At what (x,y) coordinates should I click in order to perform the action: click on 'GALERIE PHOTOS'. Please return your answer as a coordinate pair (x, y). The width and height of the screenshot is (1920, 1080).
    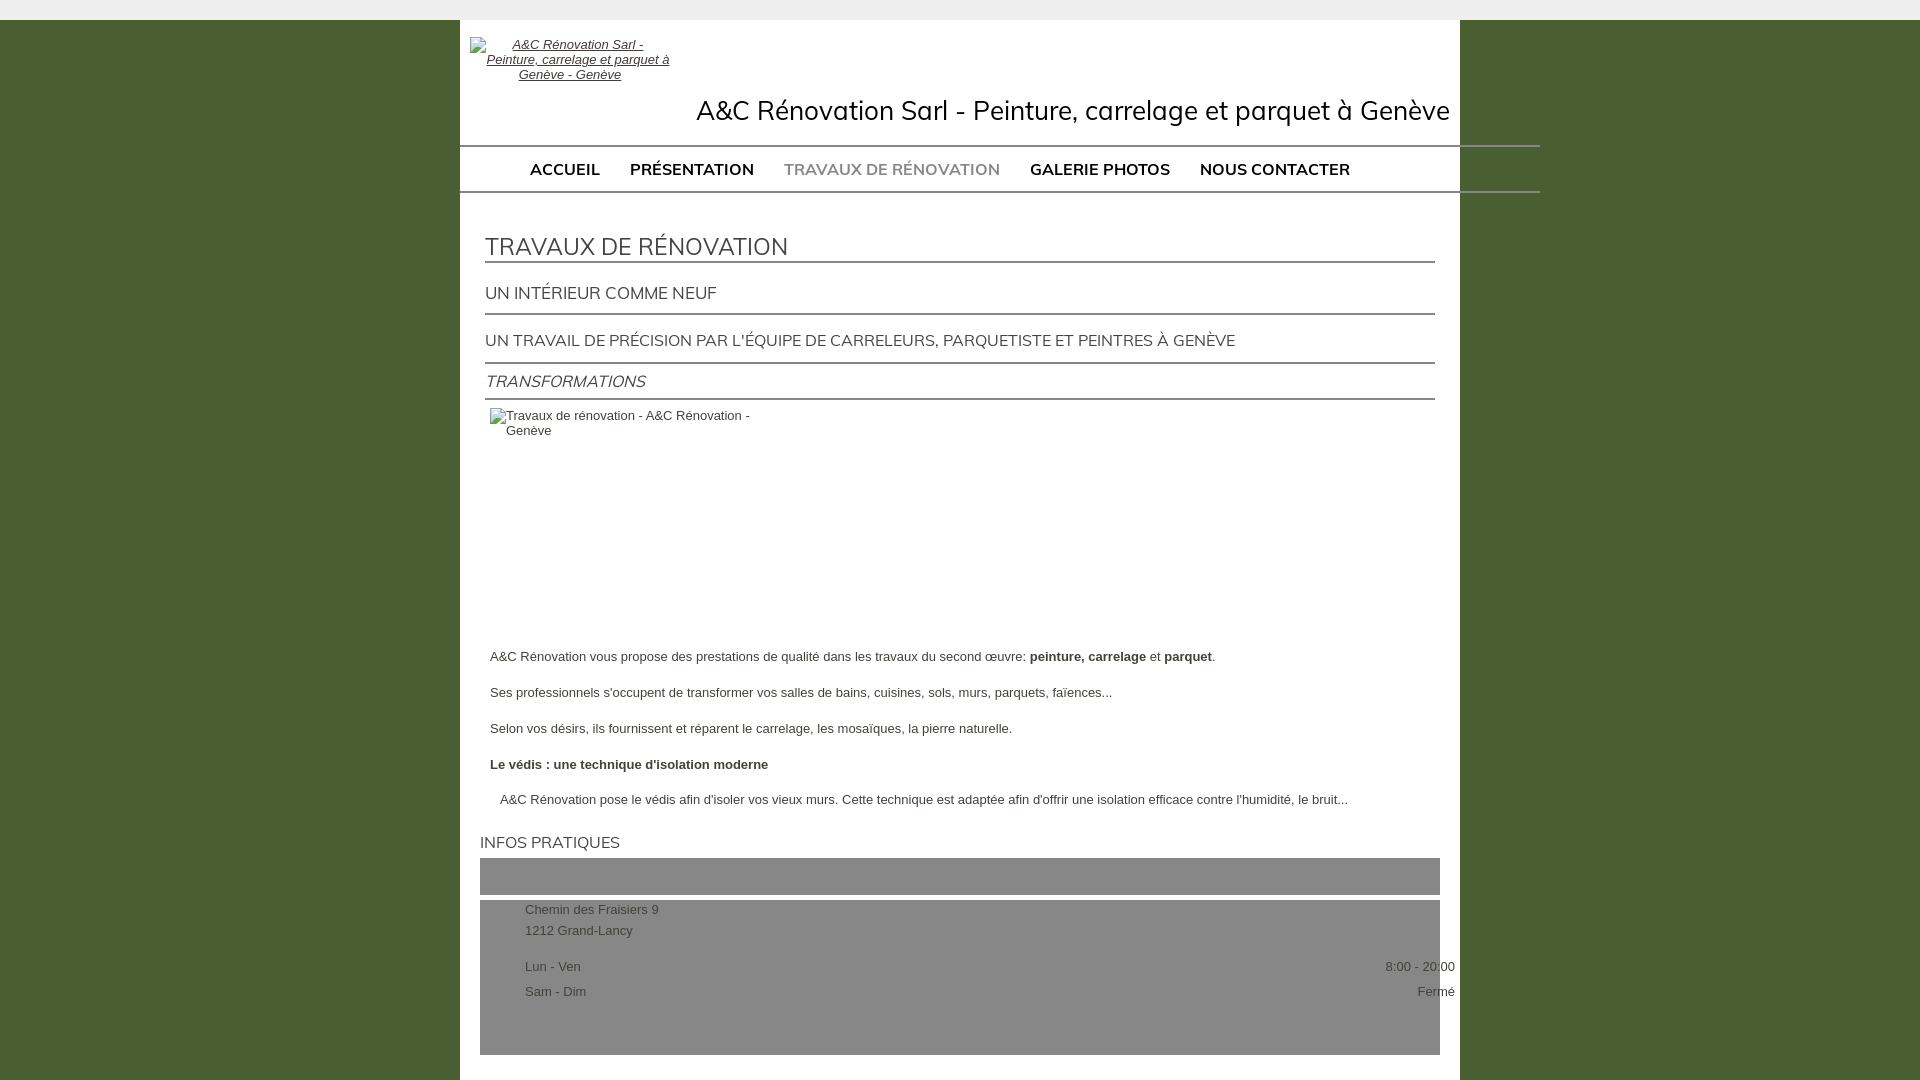
    Looking at the image, I should click on (1098, 168).